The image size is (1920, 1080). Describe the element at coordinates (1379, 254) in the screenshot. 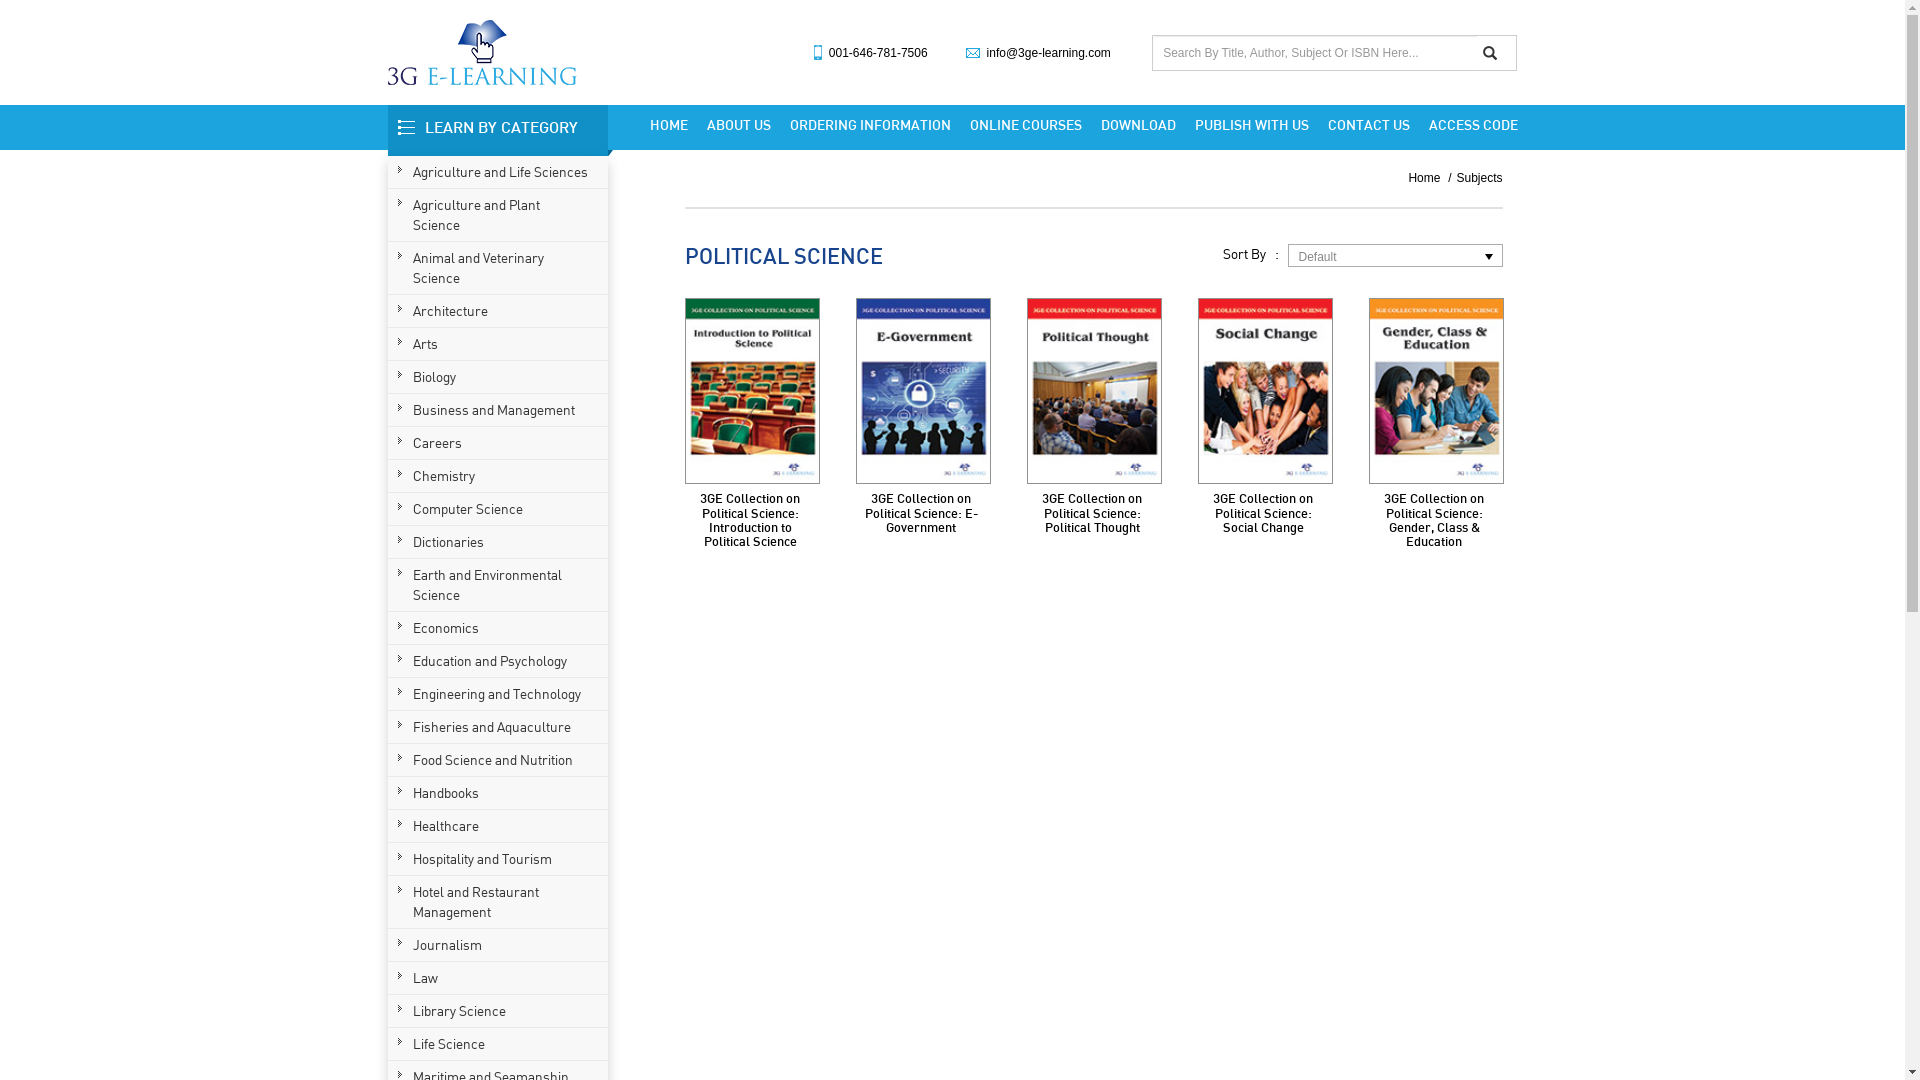

I see `'Default'` at that location.